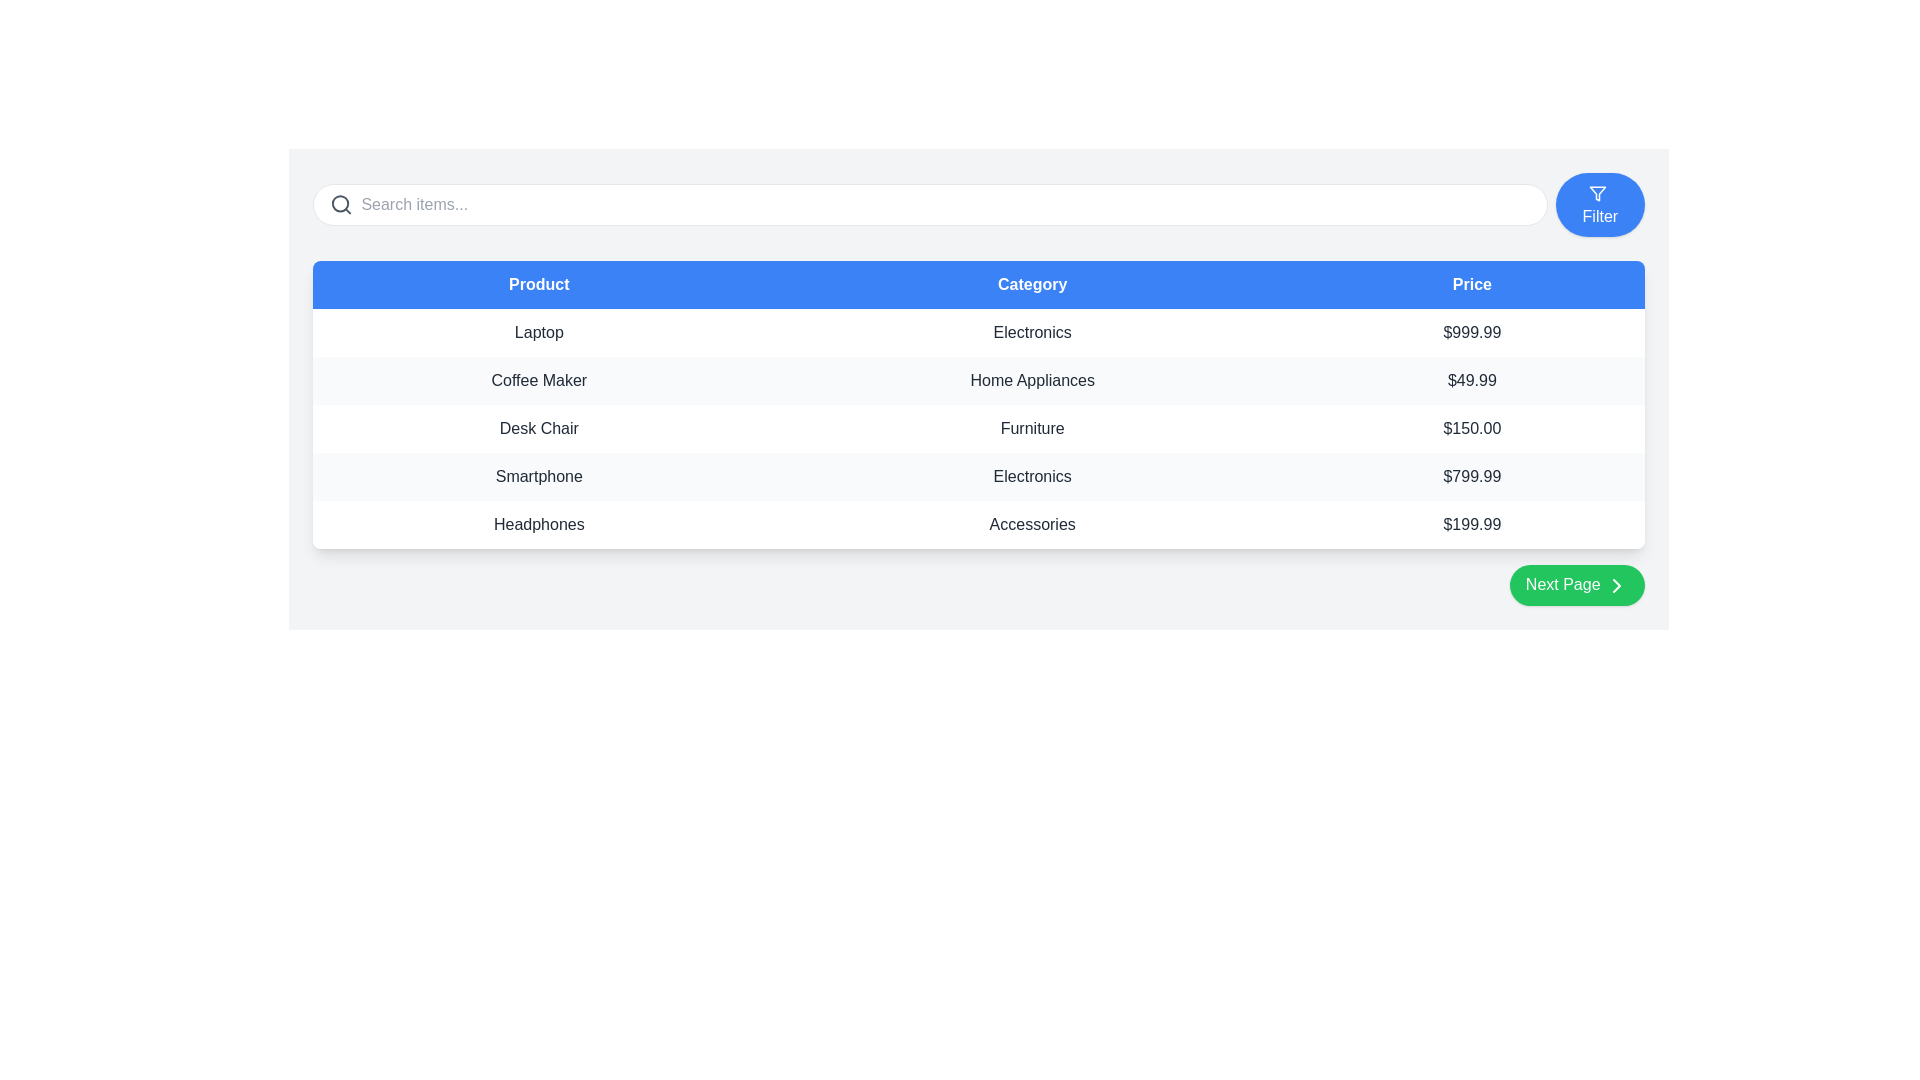 The width and height of the screenshot is (1920, 1080). Describe the element at coordinates (1597, 193) in the screenshot. I see `the 'Filter' button located in the top-right corner of the application interface` at that location.